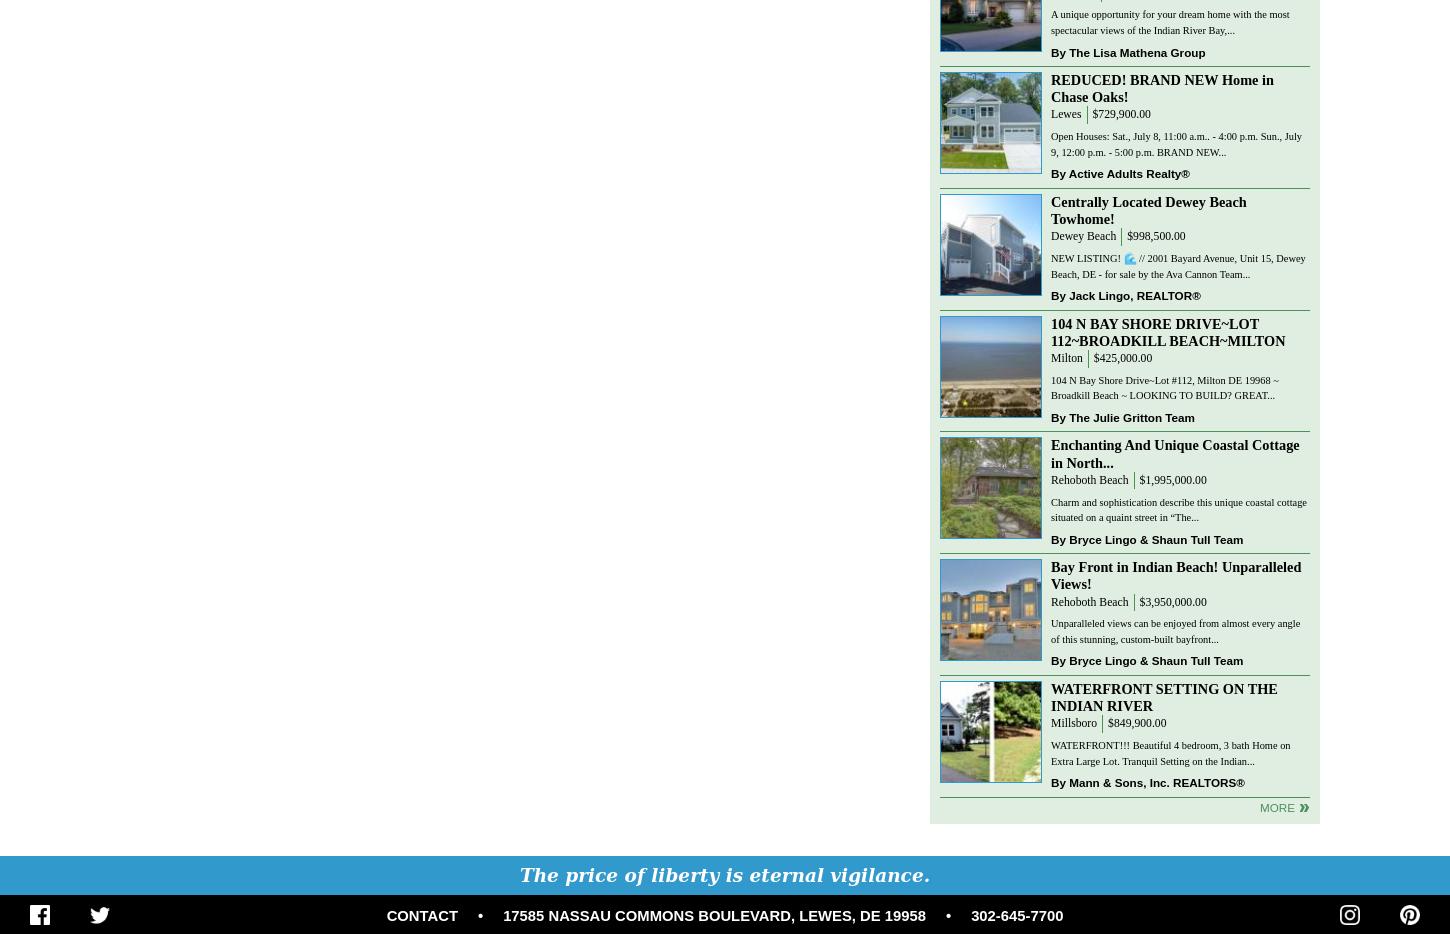  Describe the element at coordinates (1123, 113) in the screenshot. I see `'729,900.00'` at that location.